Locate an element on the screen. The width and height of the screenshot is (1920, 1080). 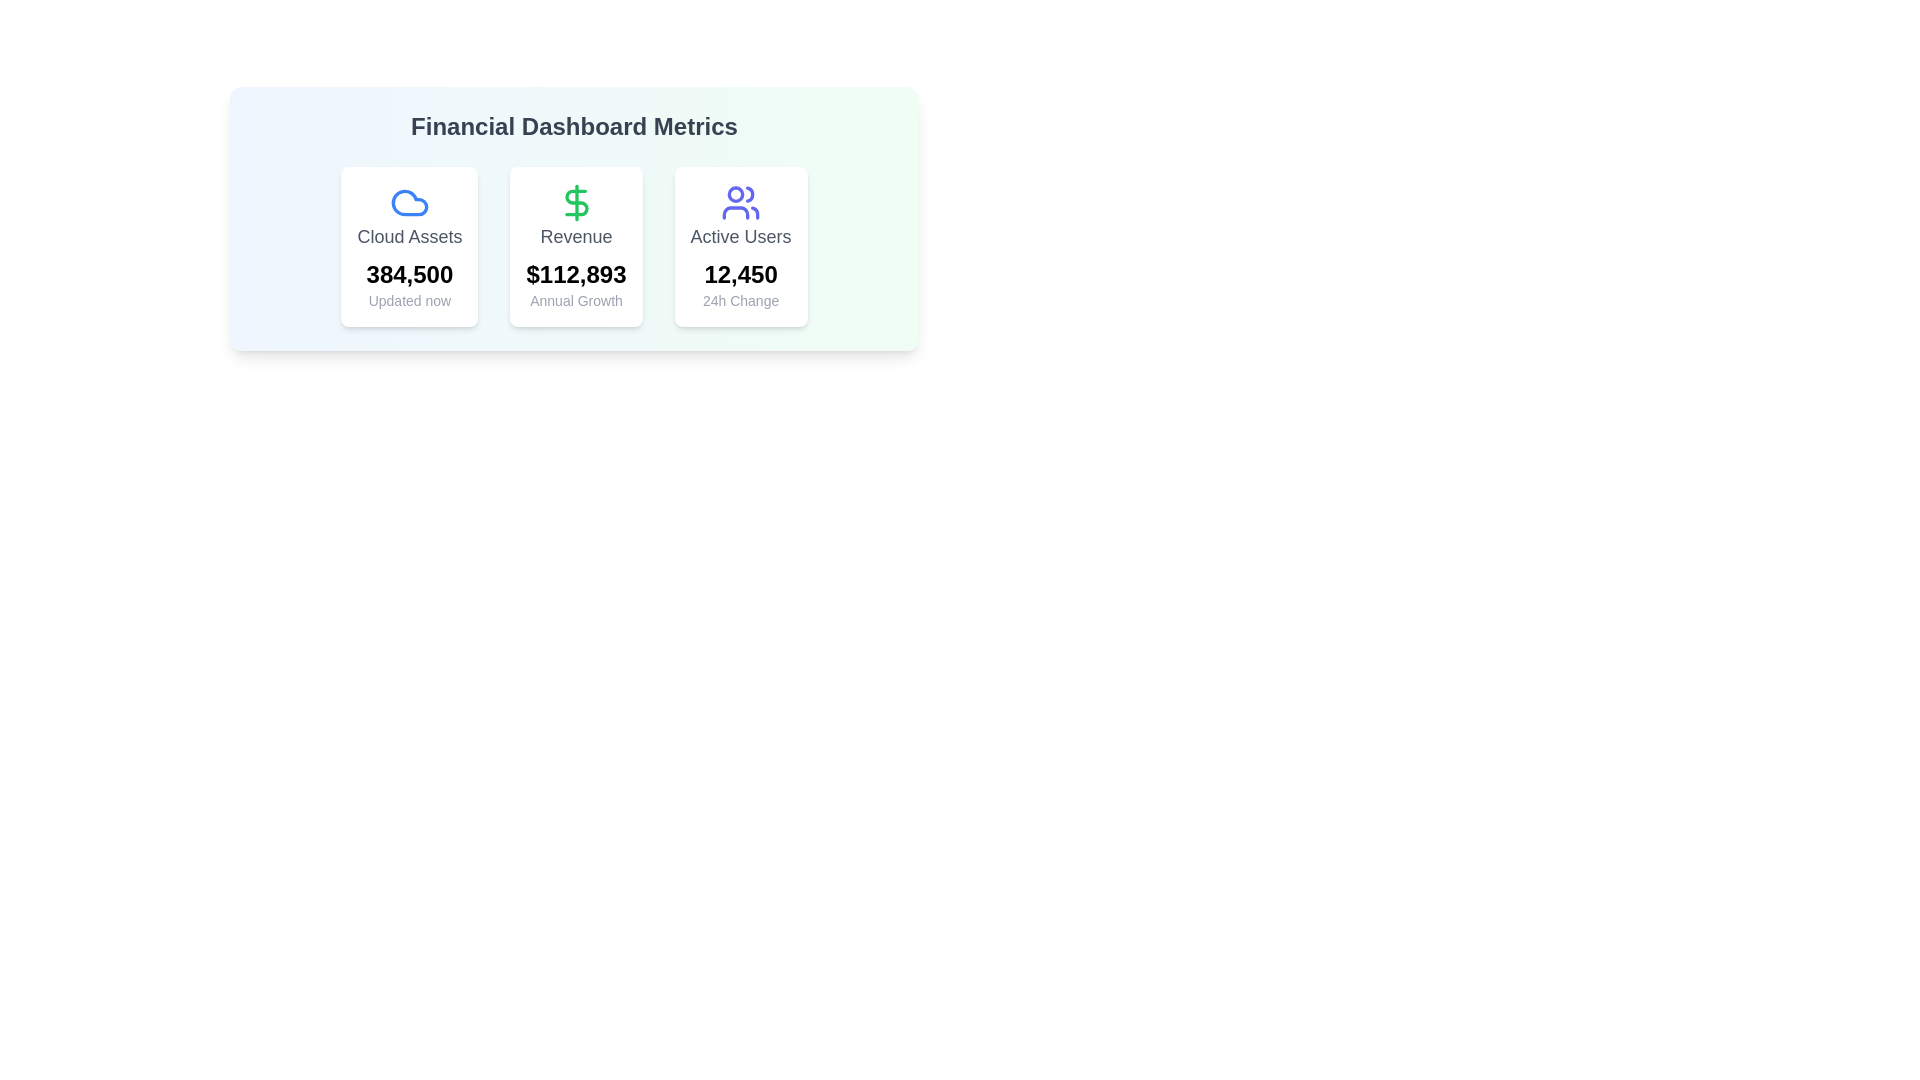
text content of the Text label displaying the cloud assets count, located in the first card of the dashboard, beneath the 'Cloud Assets' label and above the 'Updated now' caption is located at coordinates (408, 274).